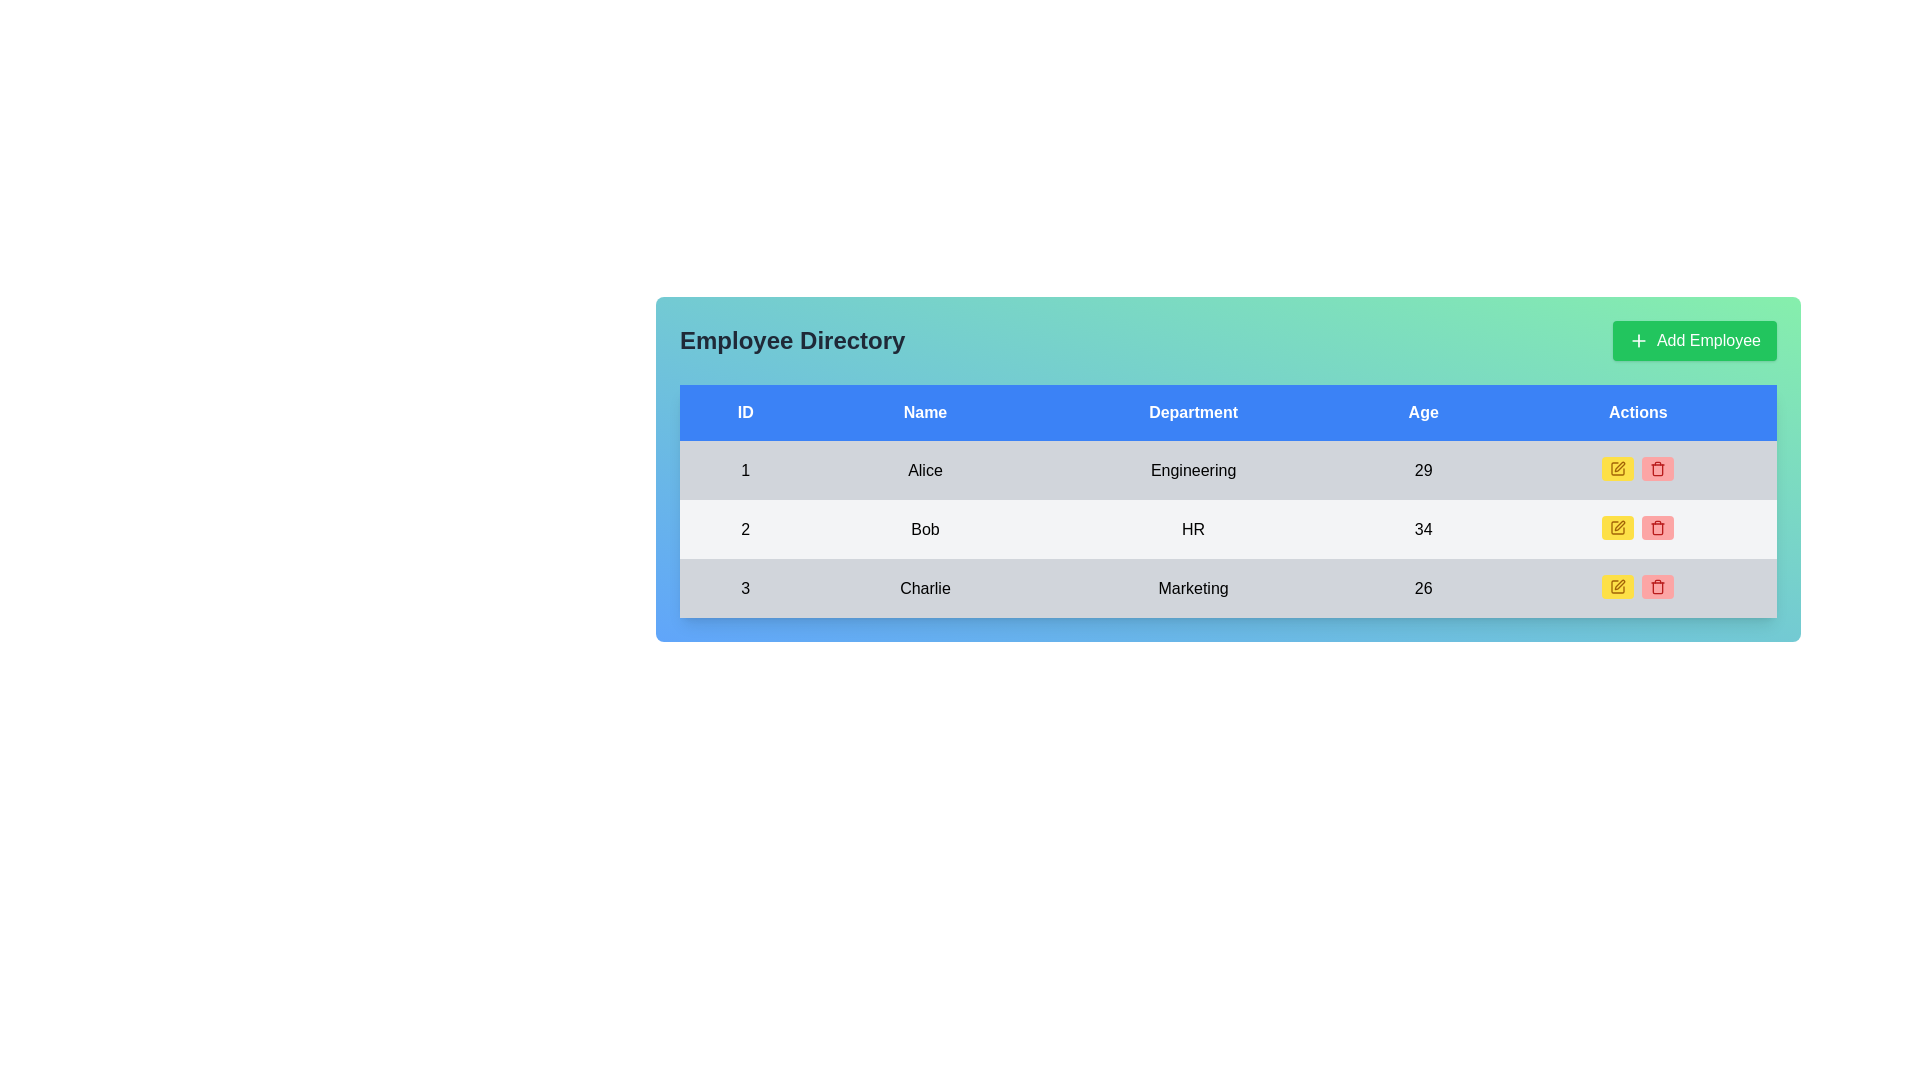 Image resolution: width=1920 pixels, height=1080 pixels. Describe the element at coordinates (1638, 470) in the screenshot. I see `the action buttons in the table cell for employee 'Alice', located in the fifth cell of the first row under the 'Actions' column` at that location.